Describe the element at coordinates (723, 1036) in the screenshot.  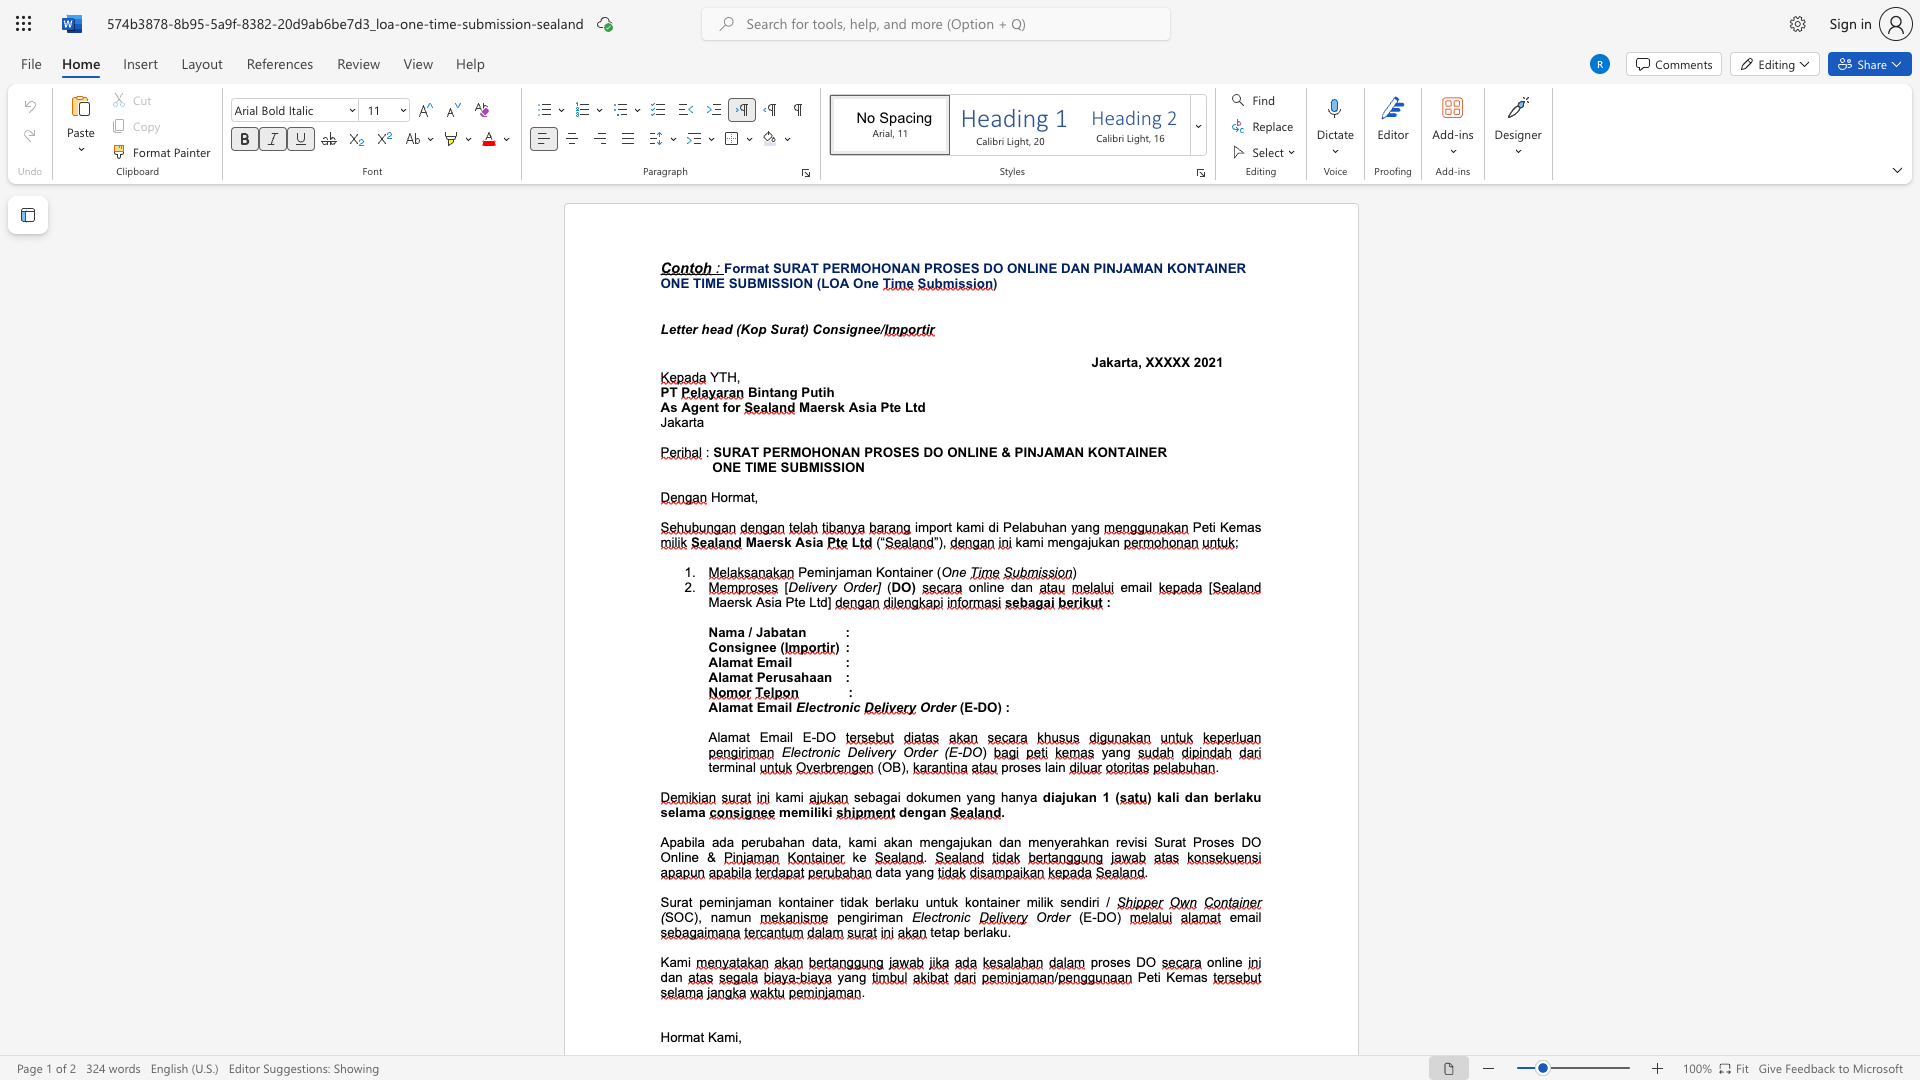
I see `the subset text "mi" within the text "Hormat Kami,"` at that location.